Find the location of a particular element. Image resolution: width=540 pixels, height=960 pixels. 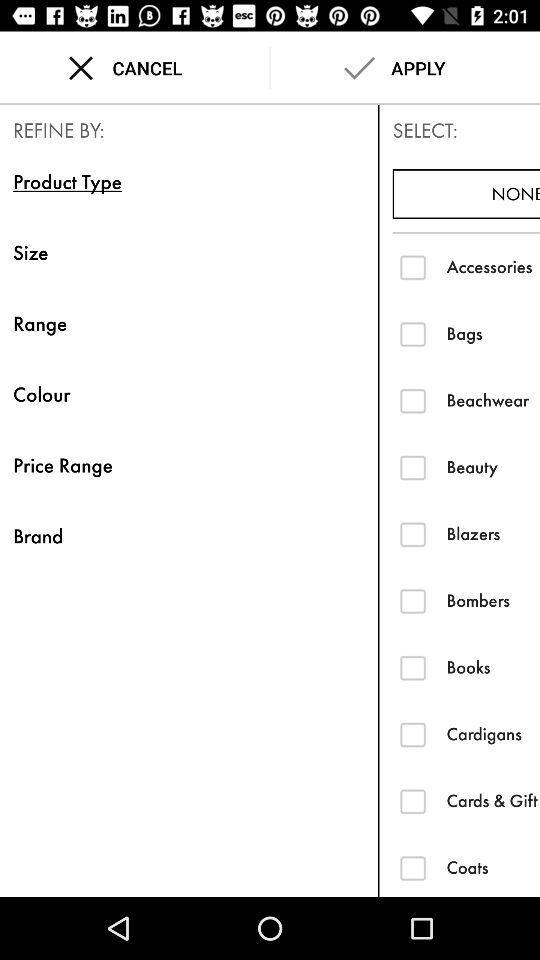

product type is located at coordinates (412, 866).